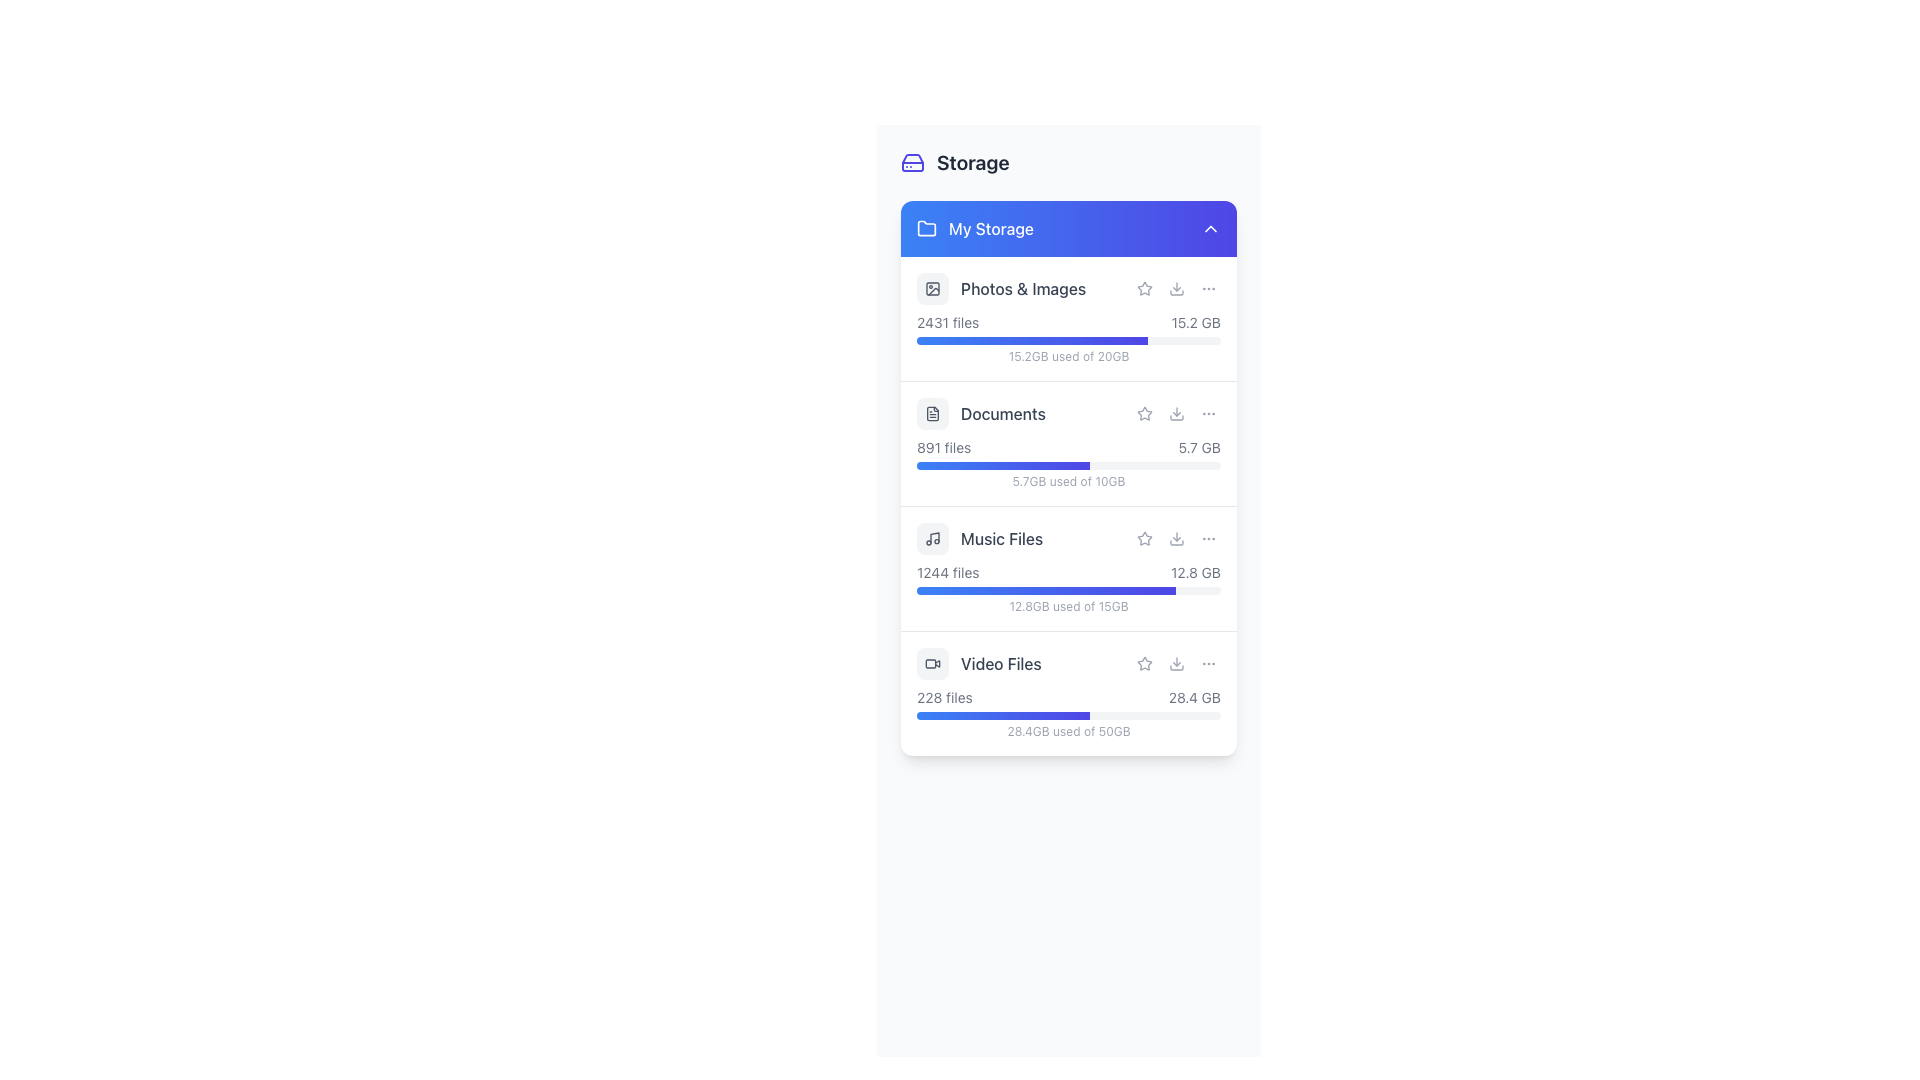  I want to click on the 'Documents' label with the accompanying icon, so click(981, 412).